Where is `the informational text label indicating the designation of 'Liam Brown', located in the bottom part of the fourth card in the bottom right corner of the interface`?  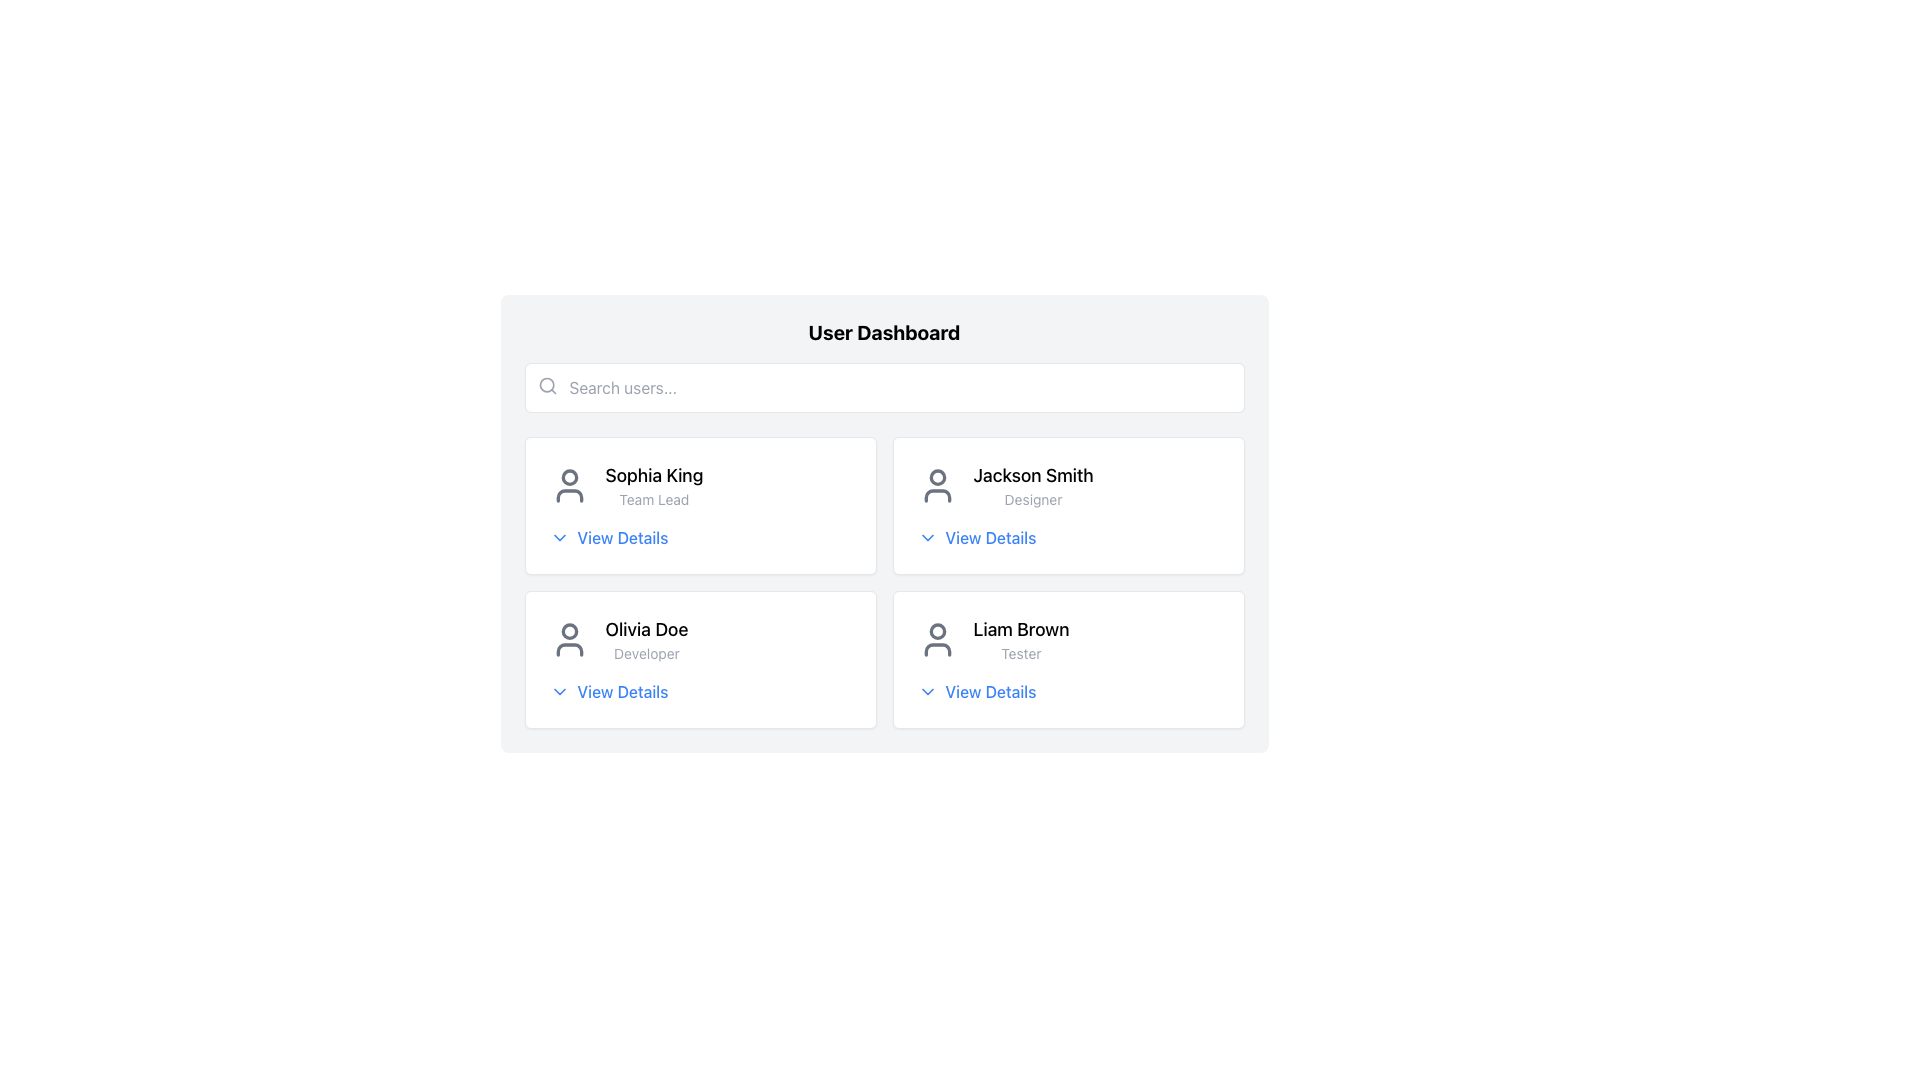
the informational text label indicating the designation of 'Liam Brown', located in the bottom part of the fourth card in the bottom right corner of the interface is located at coordinates (1021, 654).